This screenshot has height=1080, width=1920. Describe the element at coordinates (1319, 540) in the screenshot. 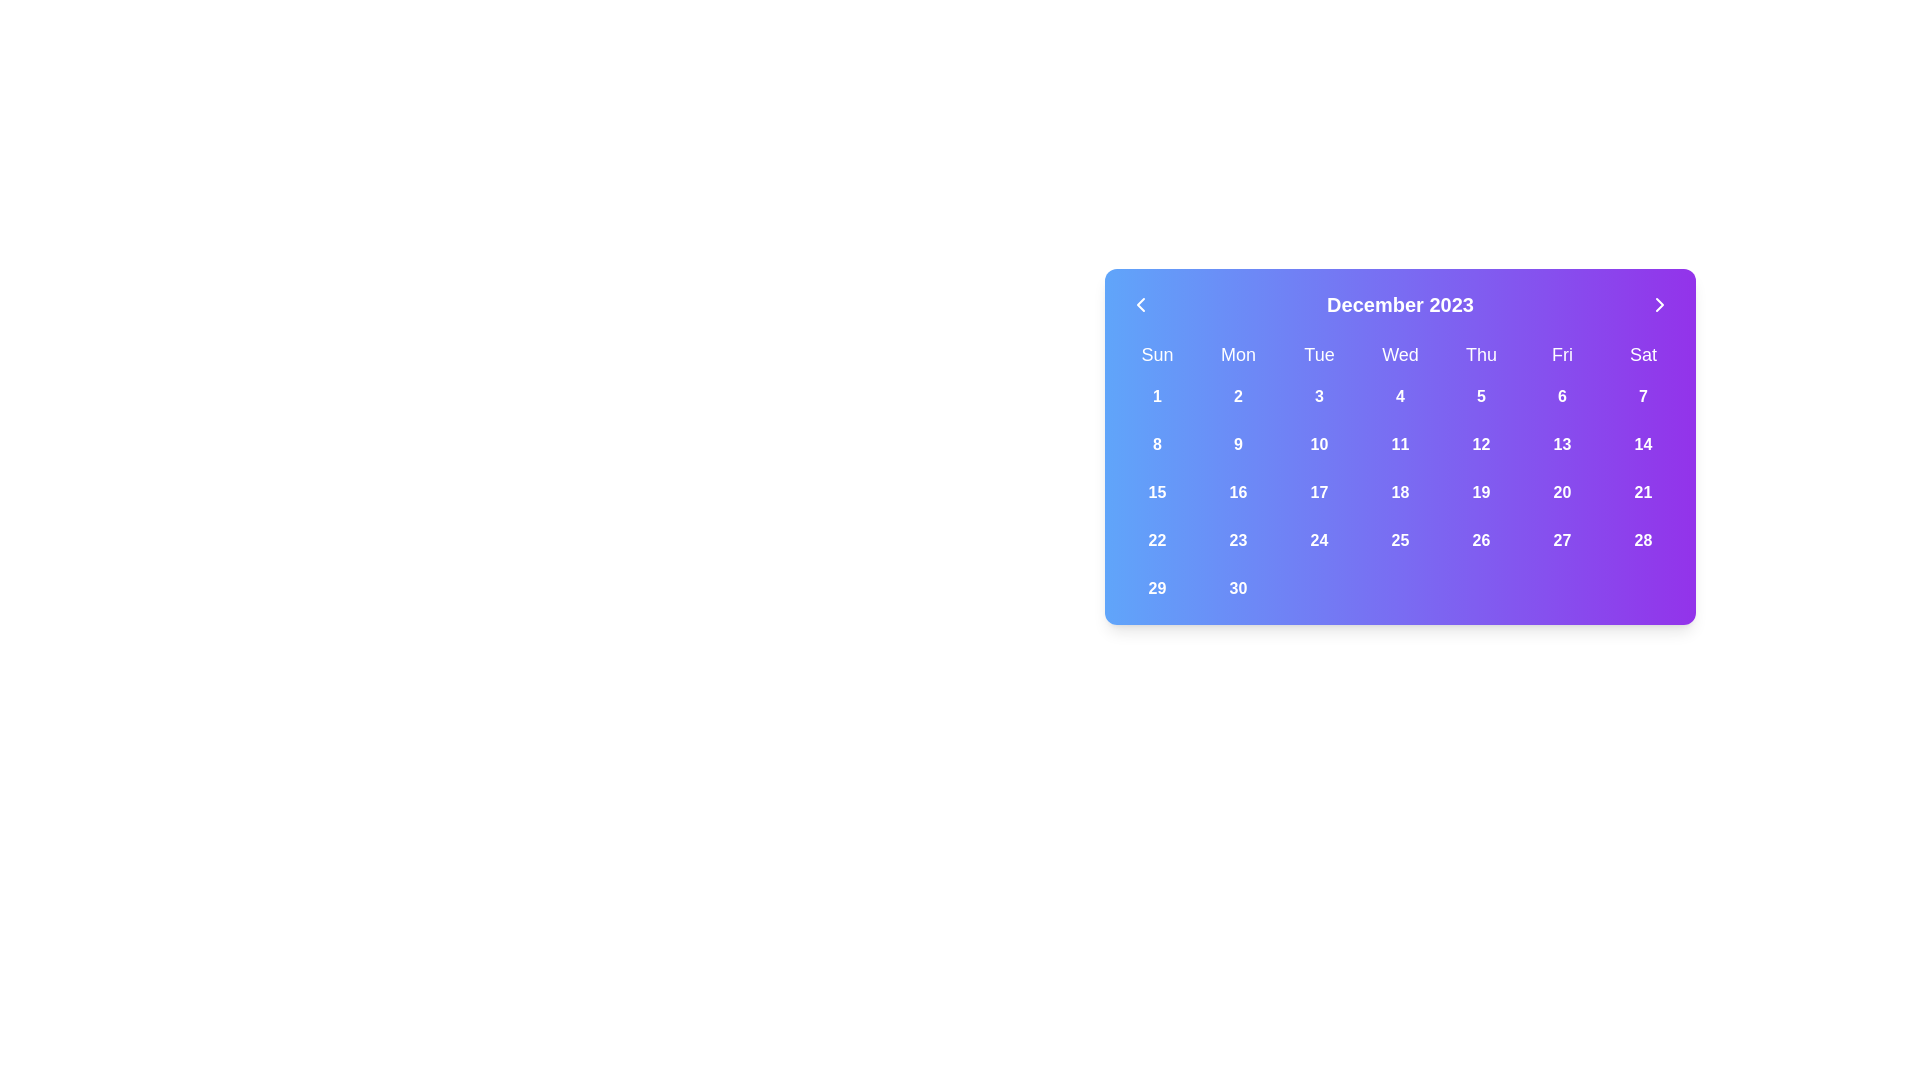

I see `the selectable date button for the 24th day in the calendar, which is located in the fourth row and fourth column, to change its background color` at that location.